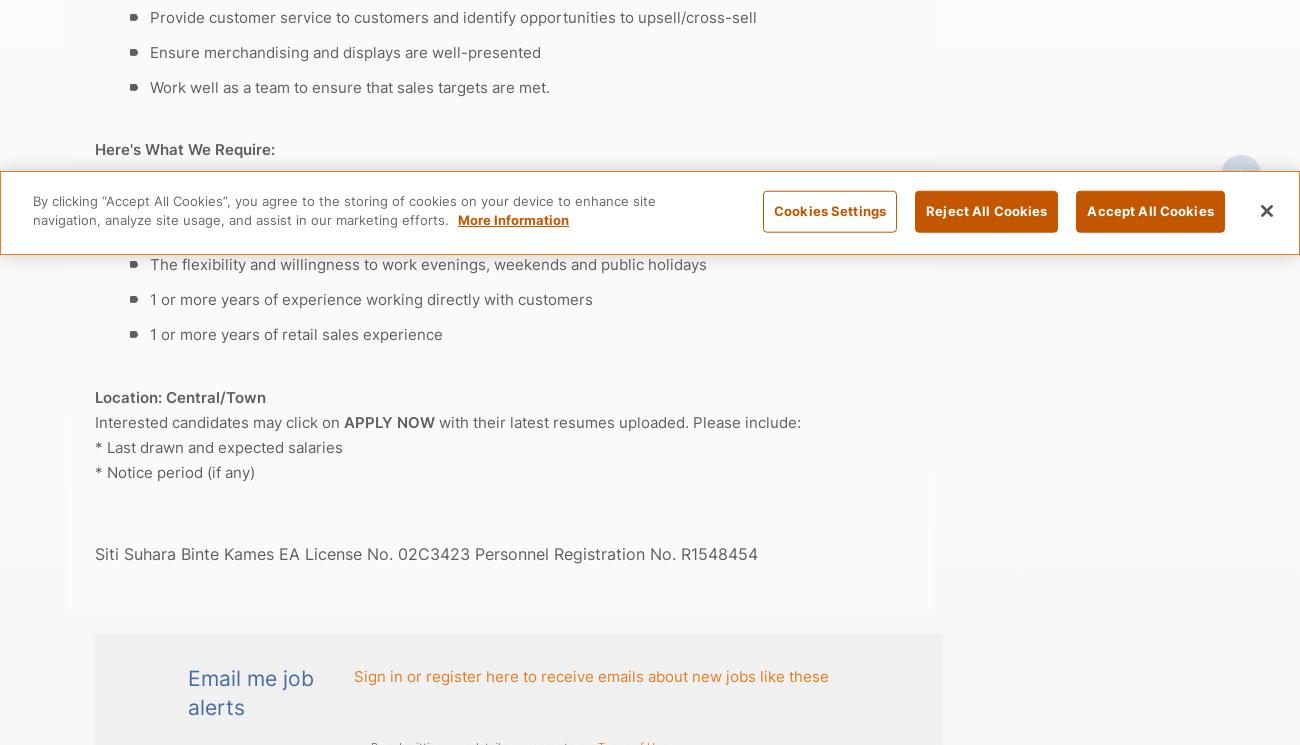 The height and width of the screenshot is (745, 1300). Describe the element at coordinates (428, 263) in the screenshot. I see `'The flexibility and willingness to work evenings, weekends and public holidays'` at that location.